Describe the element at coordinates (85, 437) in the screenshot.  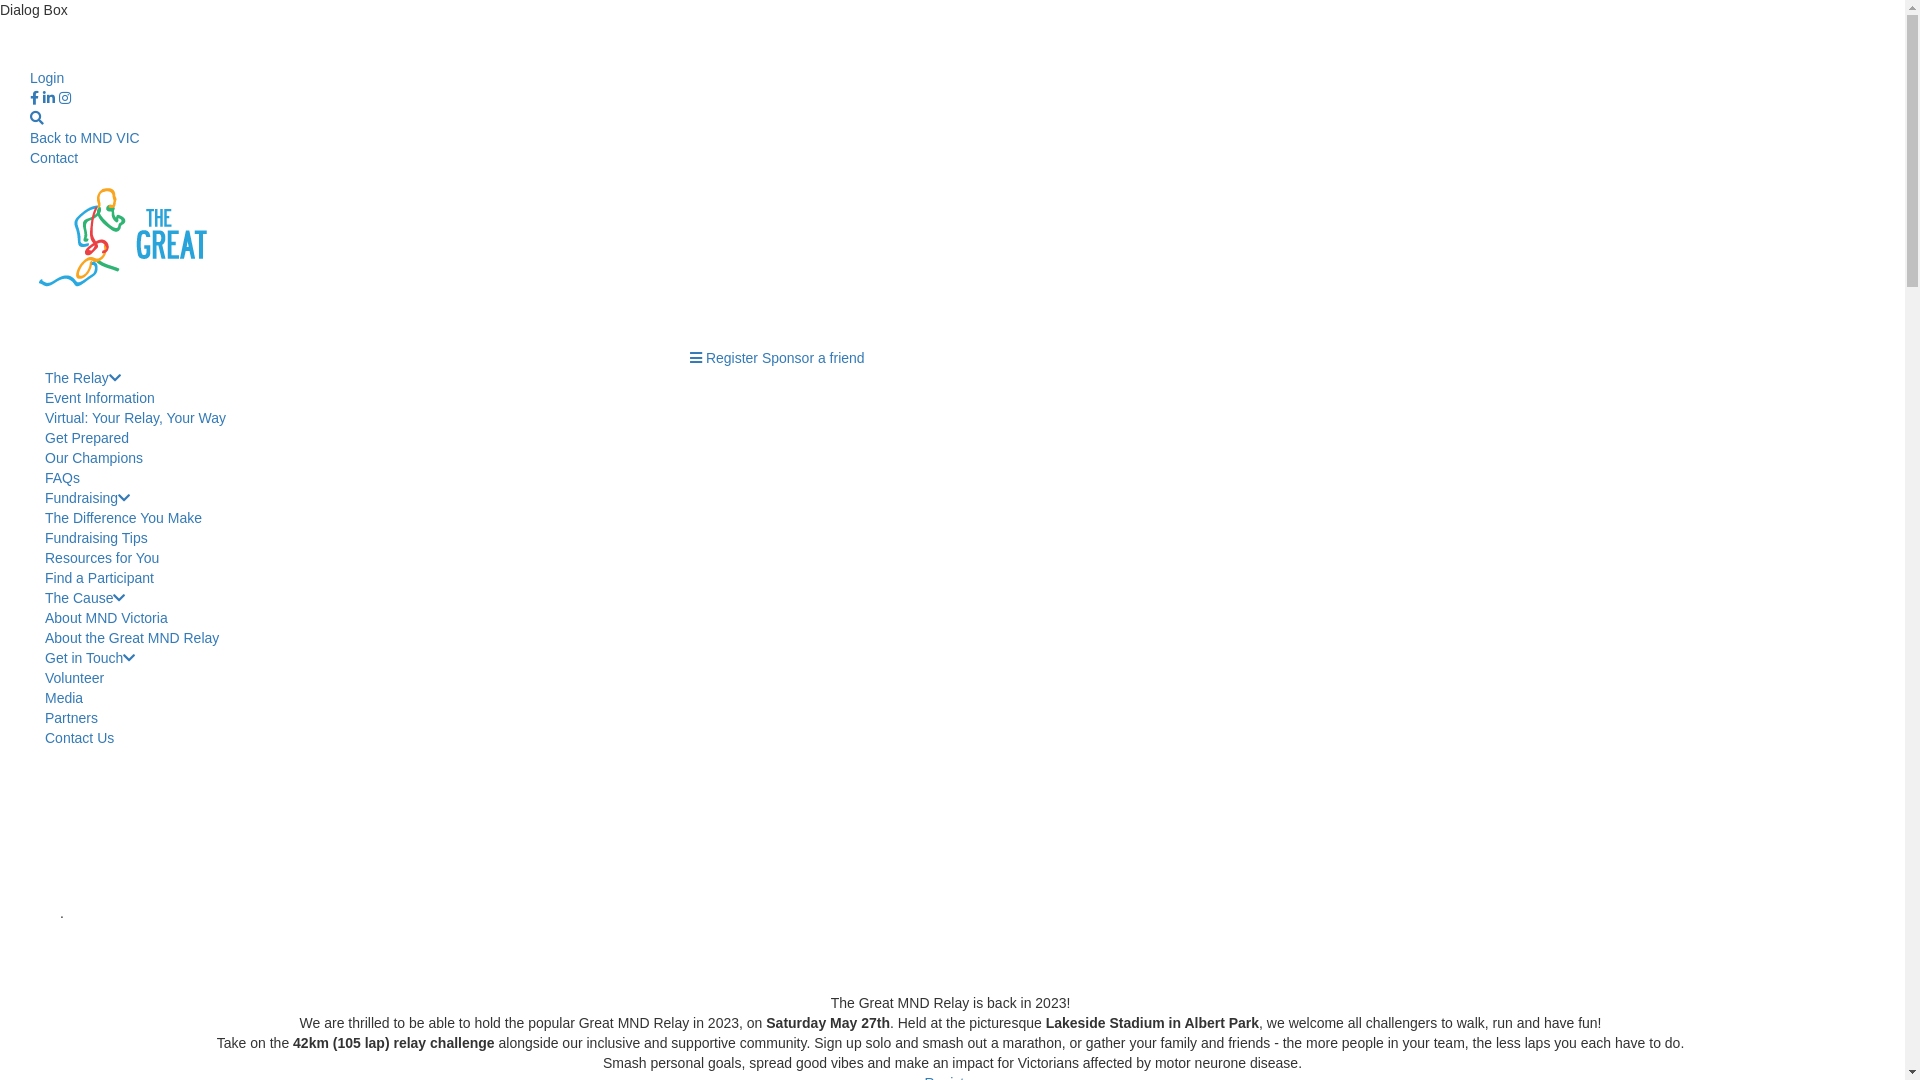
I see `'Get Prepared'` at that location.